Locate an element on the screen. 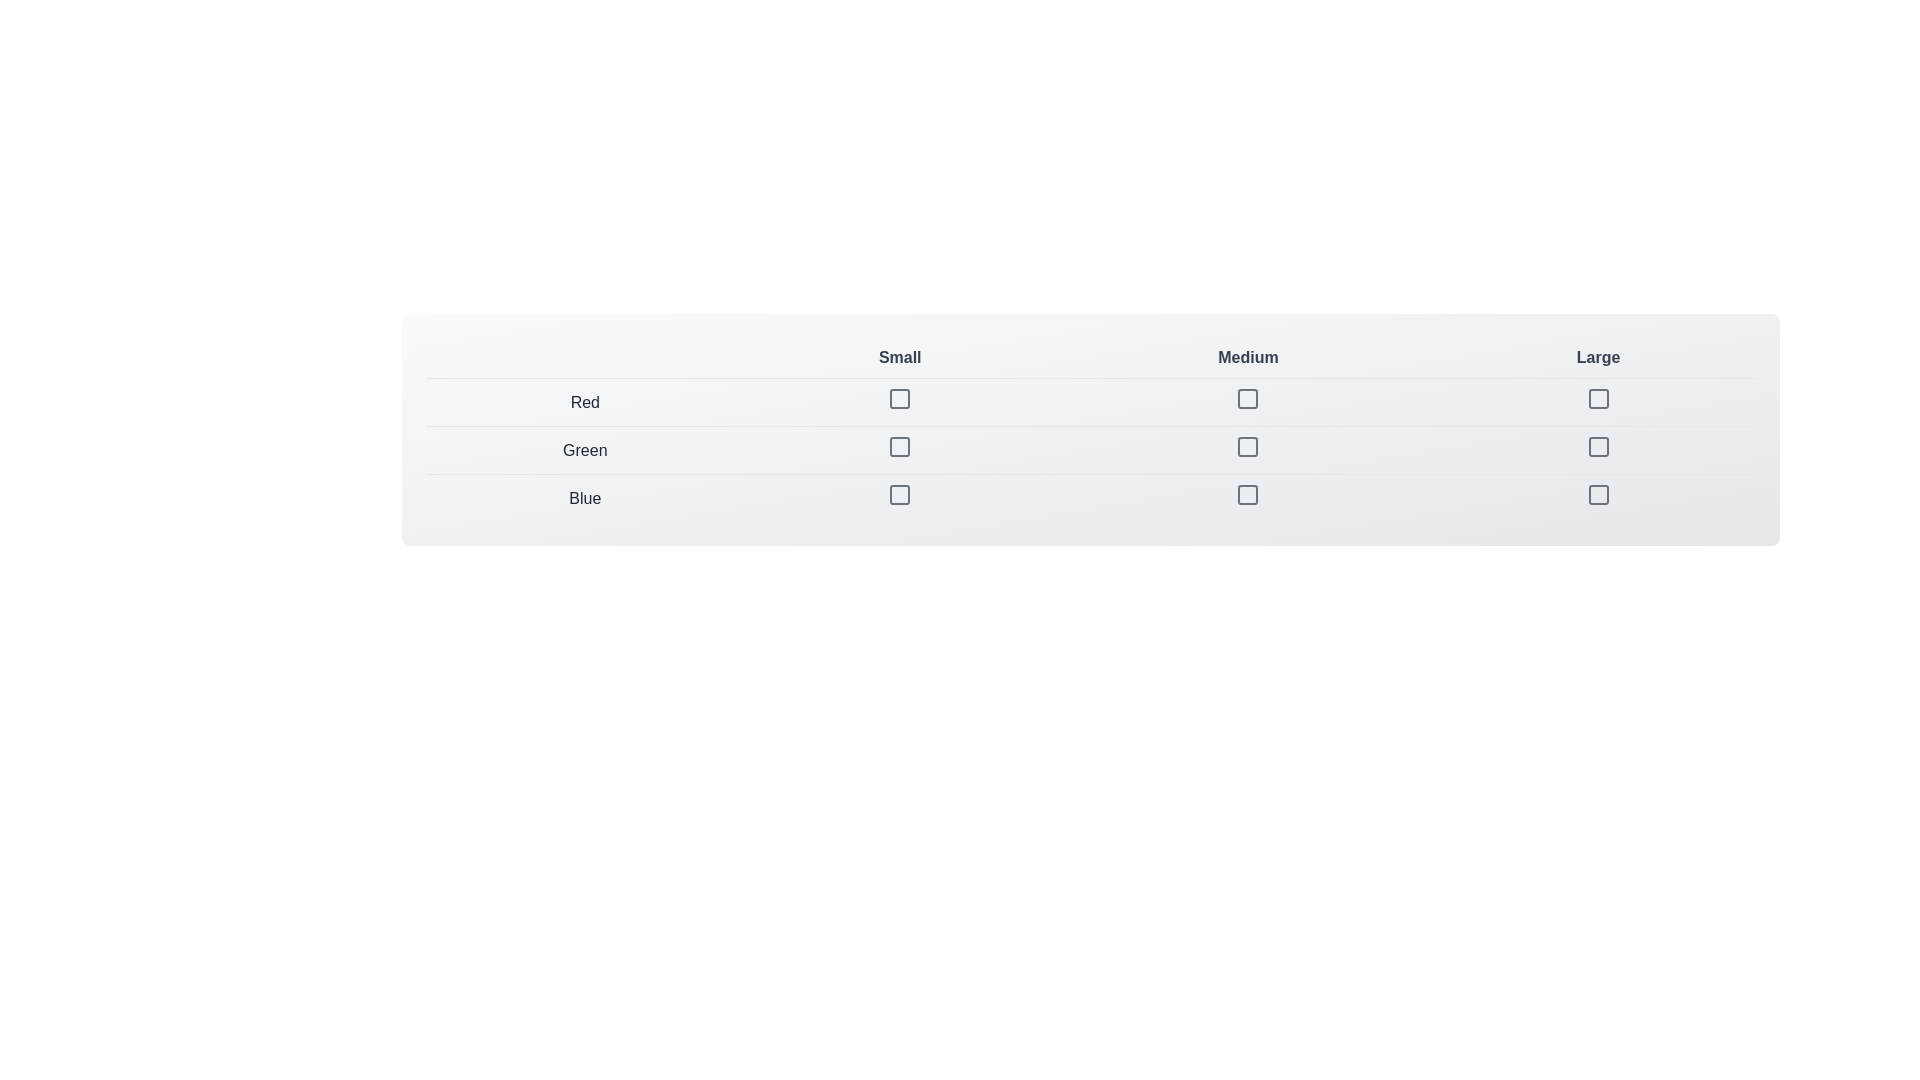 This screenshot has width=1920, height=1080. the interactive checkbox located in the first row under the 'Small' column header next to the 'Red' label for keyboard interaction is located at coordinates (899, 398).